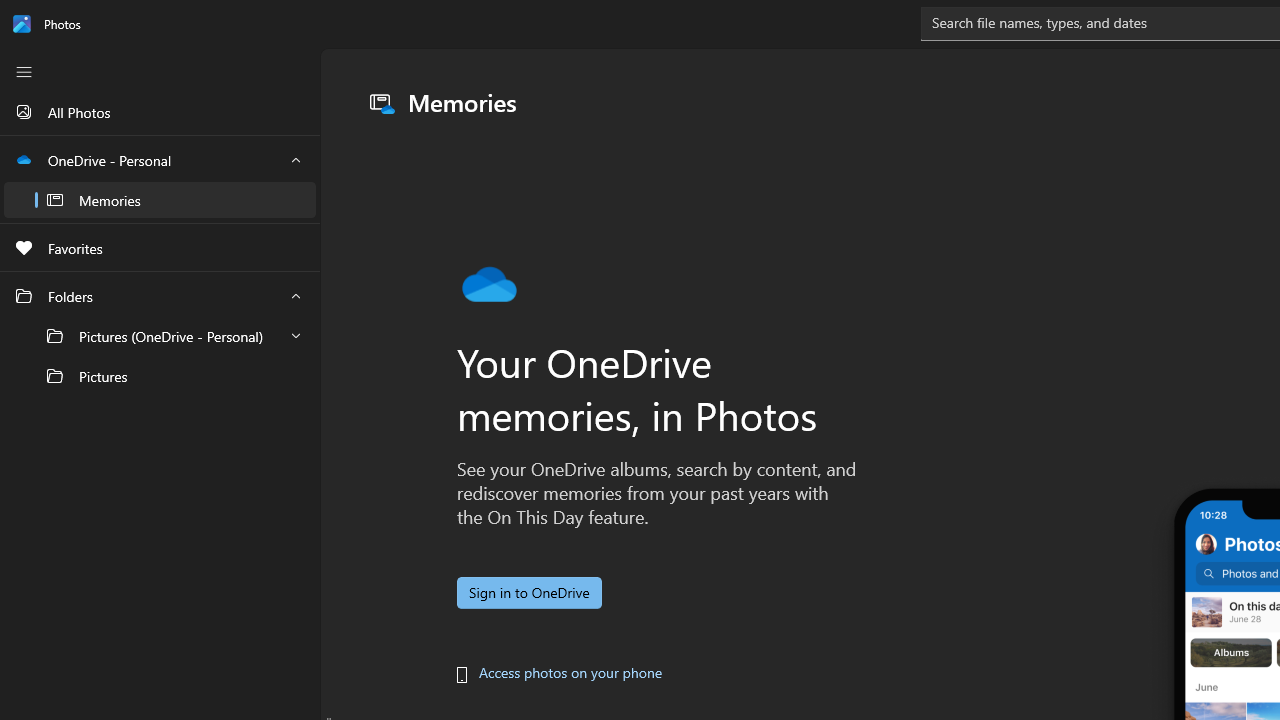 The height and width of the screenshot is (720, 1280). Describe the element at coordinates (160, 335) in the screenshot. I see `'Pictures (OneDrive - Personal)'` at that location.